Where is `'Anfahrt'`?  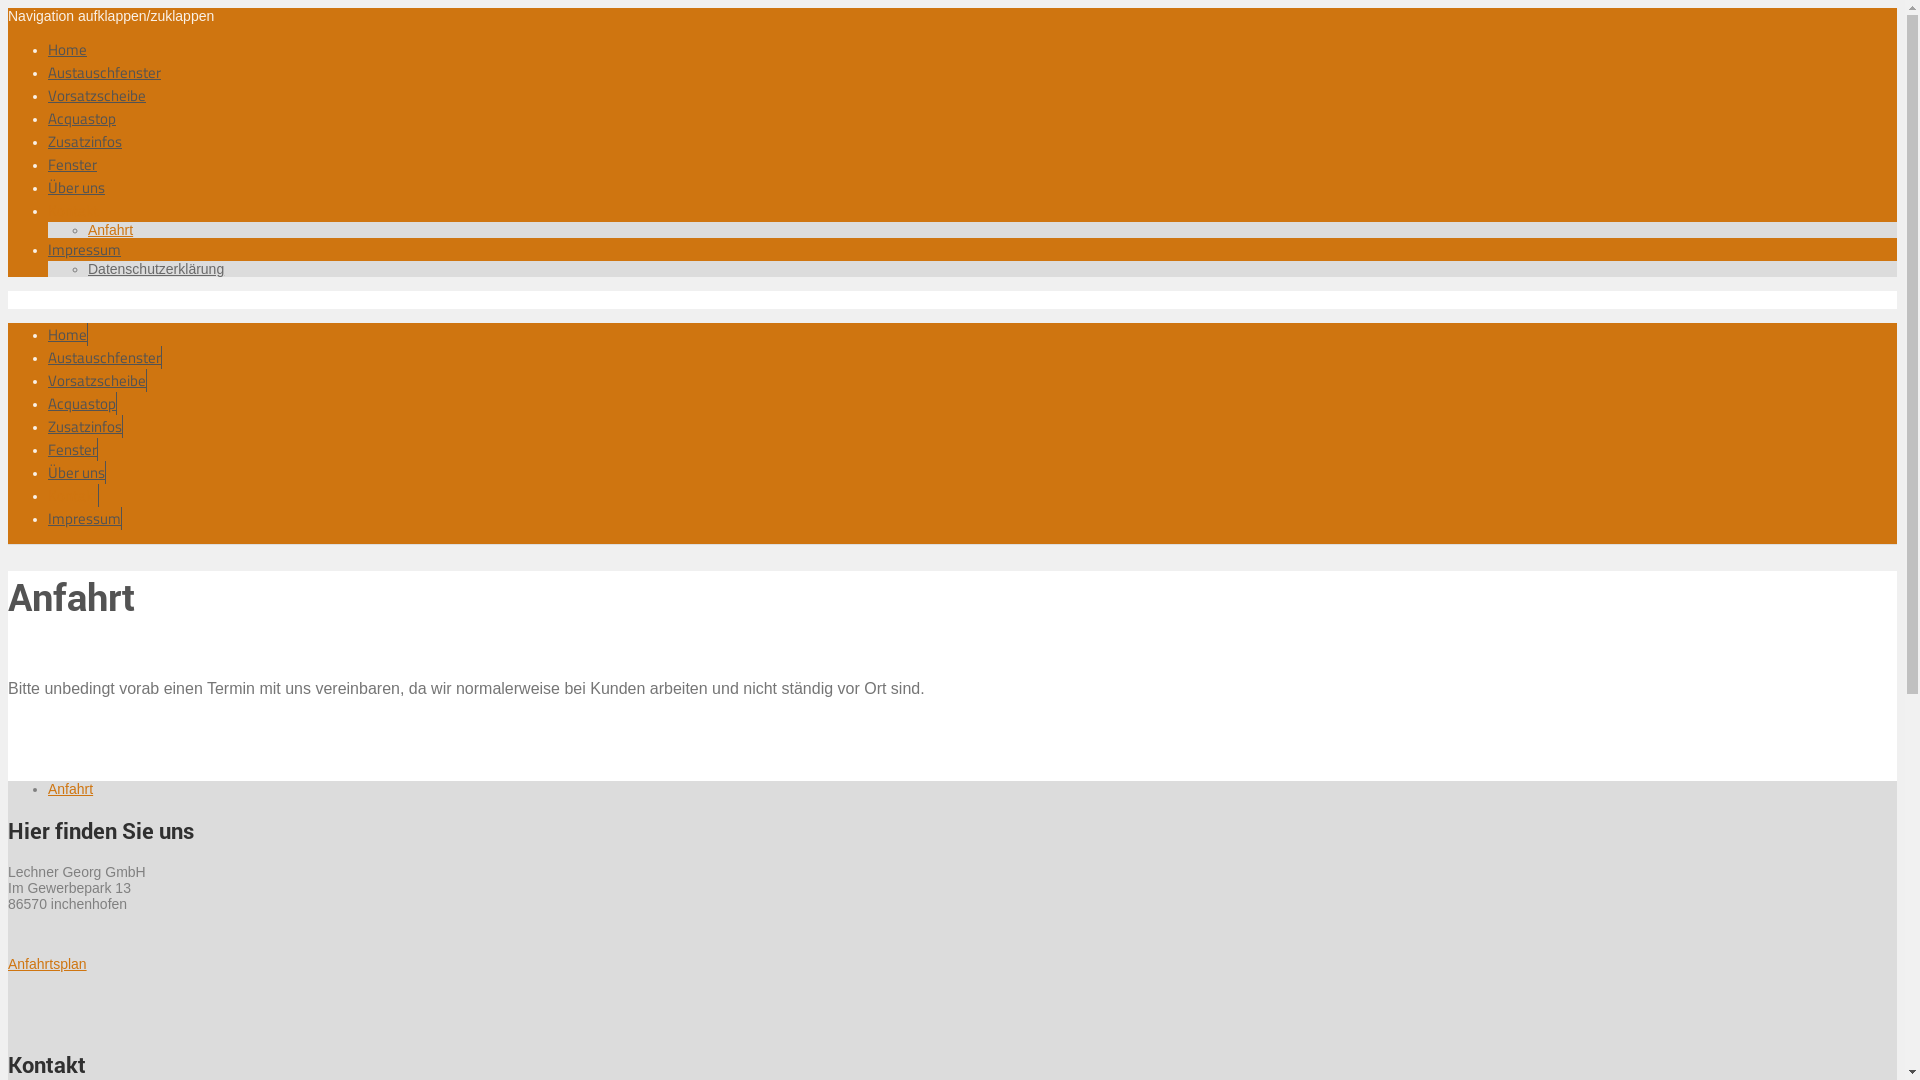 'Anfahrt' is located at coordinates (70, 788).